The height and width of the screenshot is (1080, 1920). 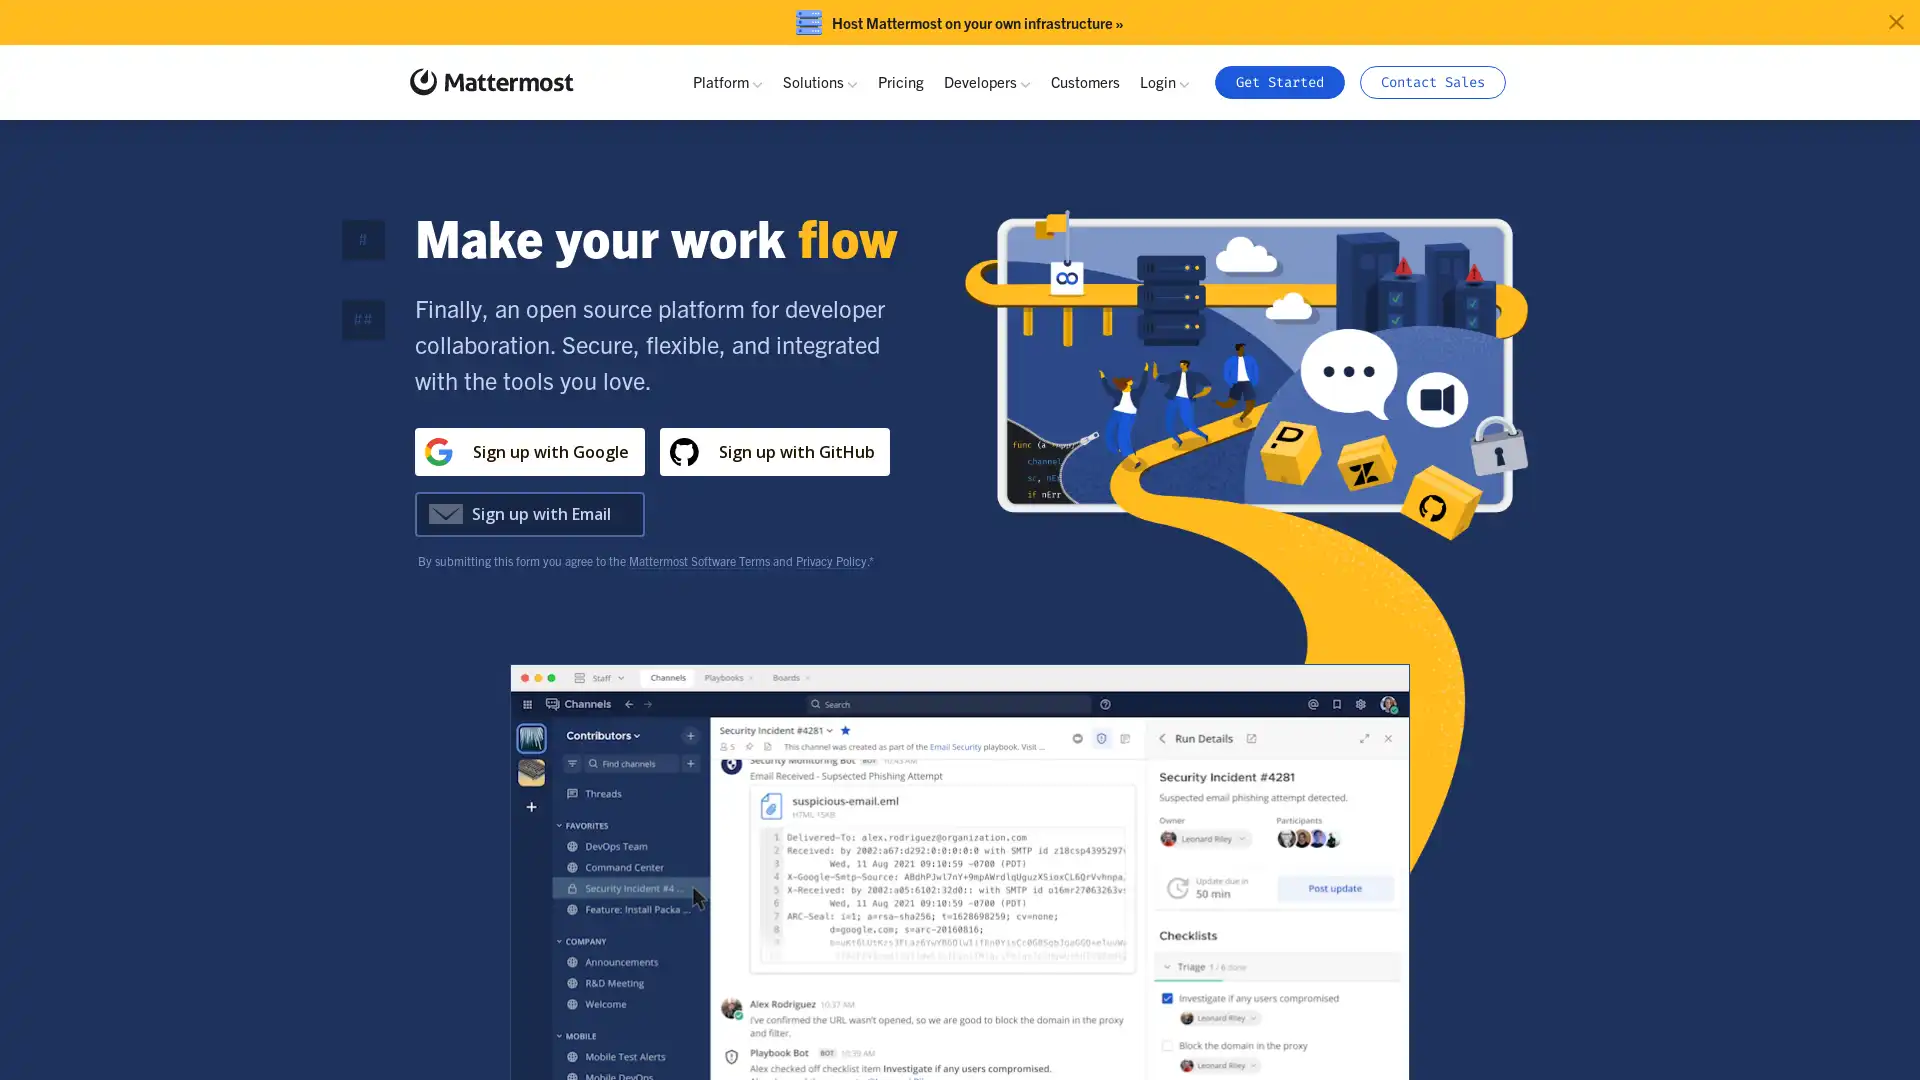 What do you see at coordinates (772, 451) in the screenshot?
I see `Sign up with GitHub` at bounding box center [772, 451].